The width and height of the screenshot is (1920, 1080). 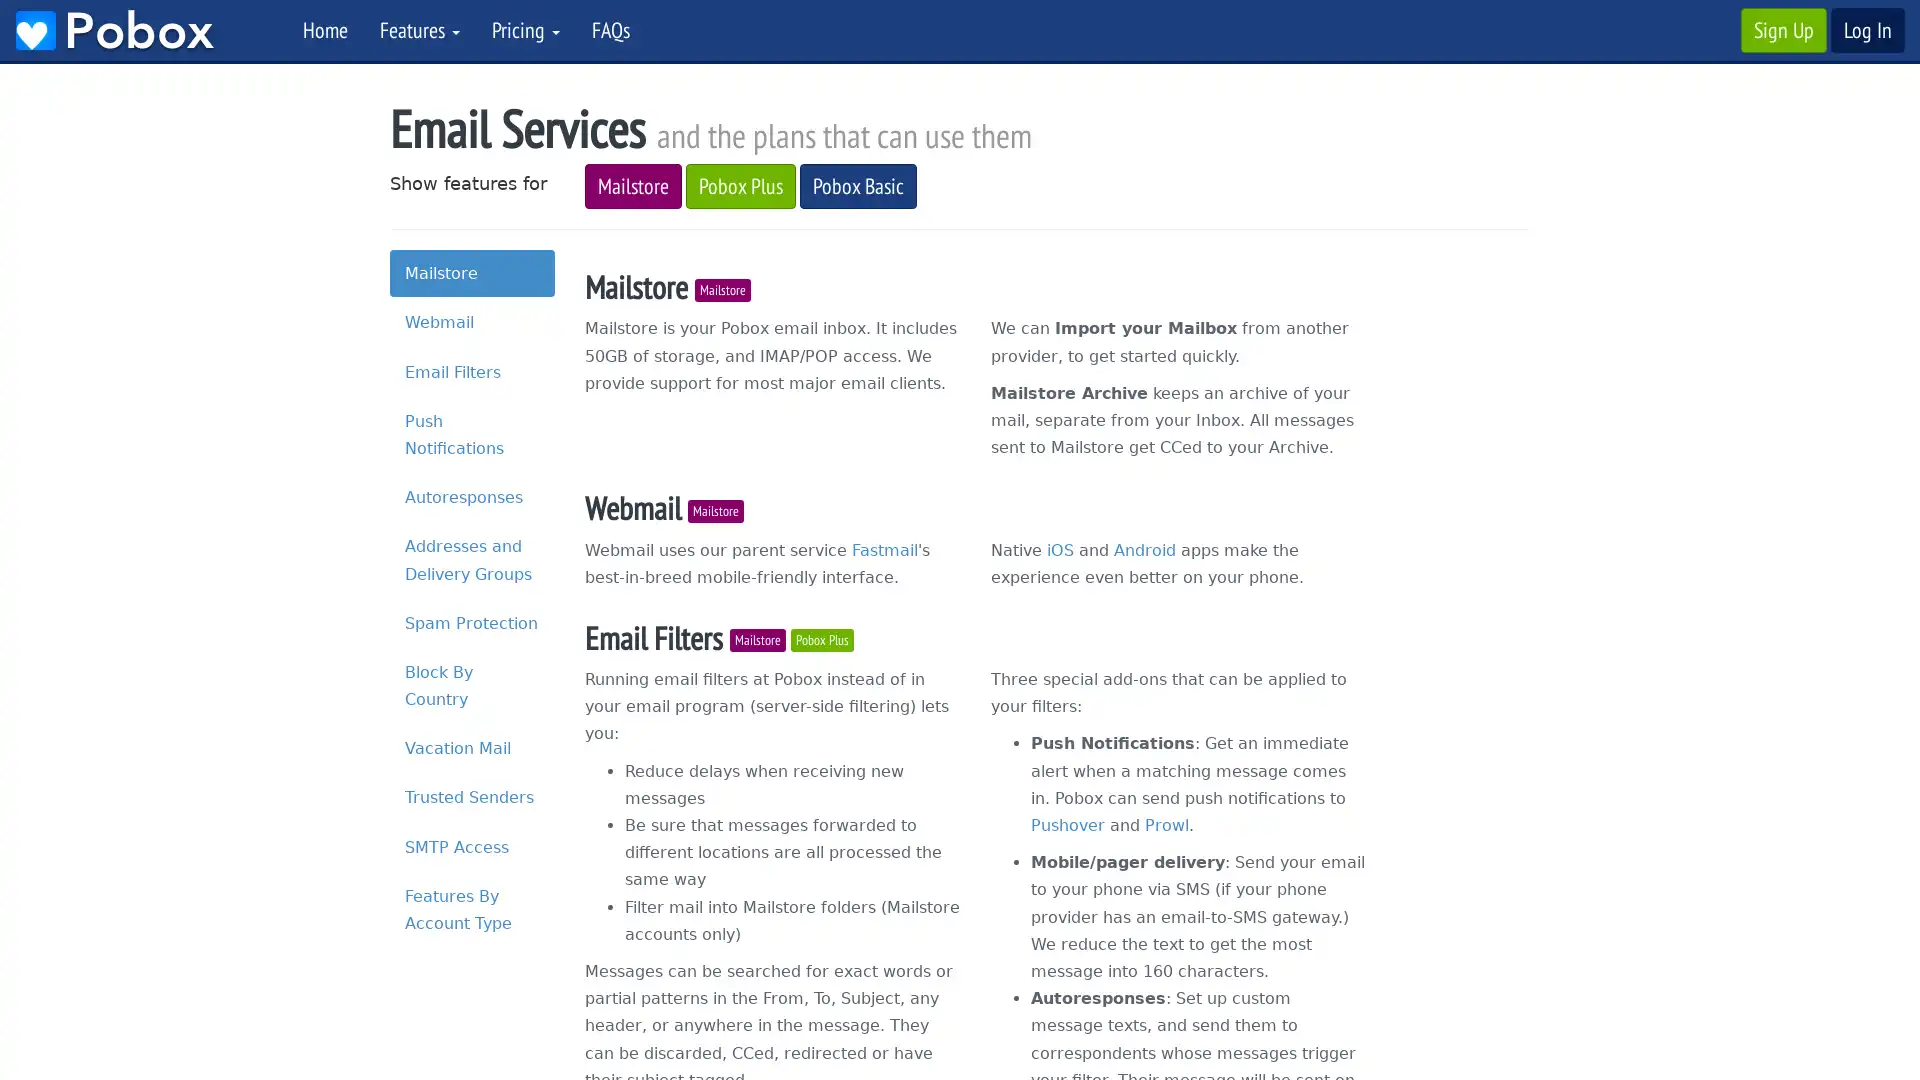 What do you see at coordinates (739, 185) in the screenshot?
I see `Pobox Plus` at bounding box center [739, 185].